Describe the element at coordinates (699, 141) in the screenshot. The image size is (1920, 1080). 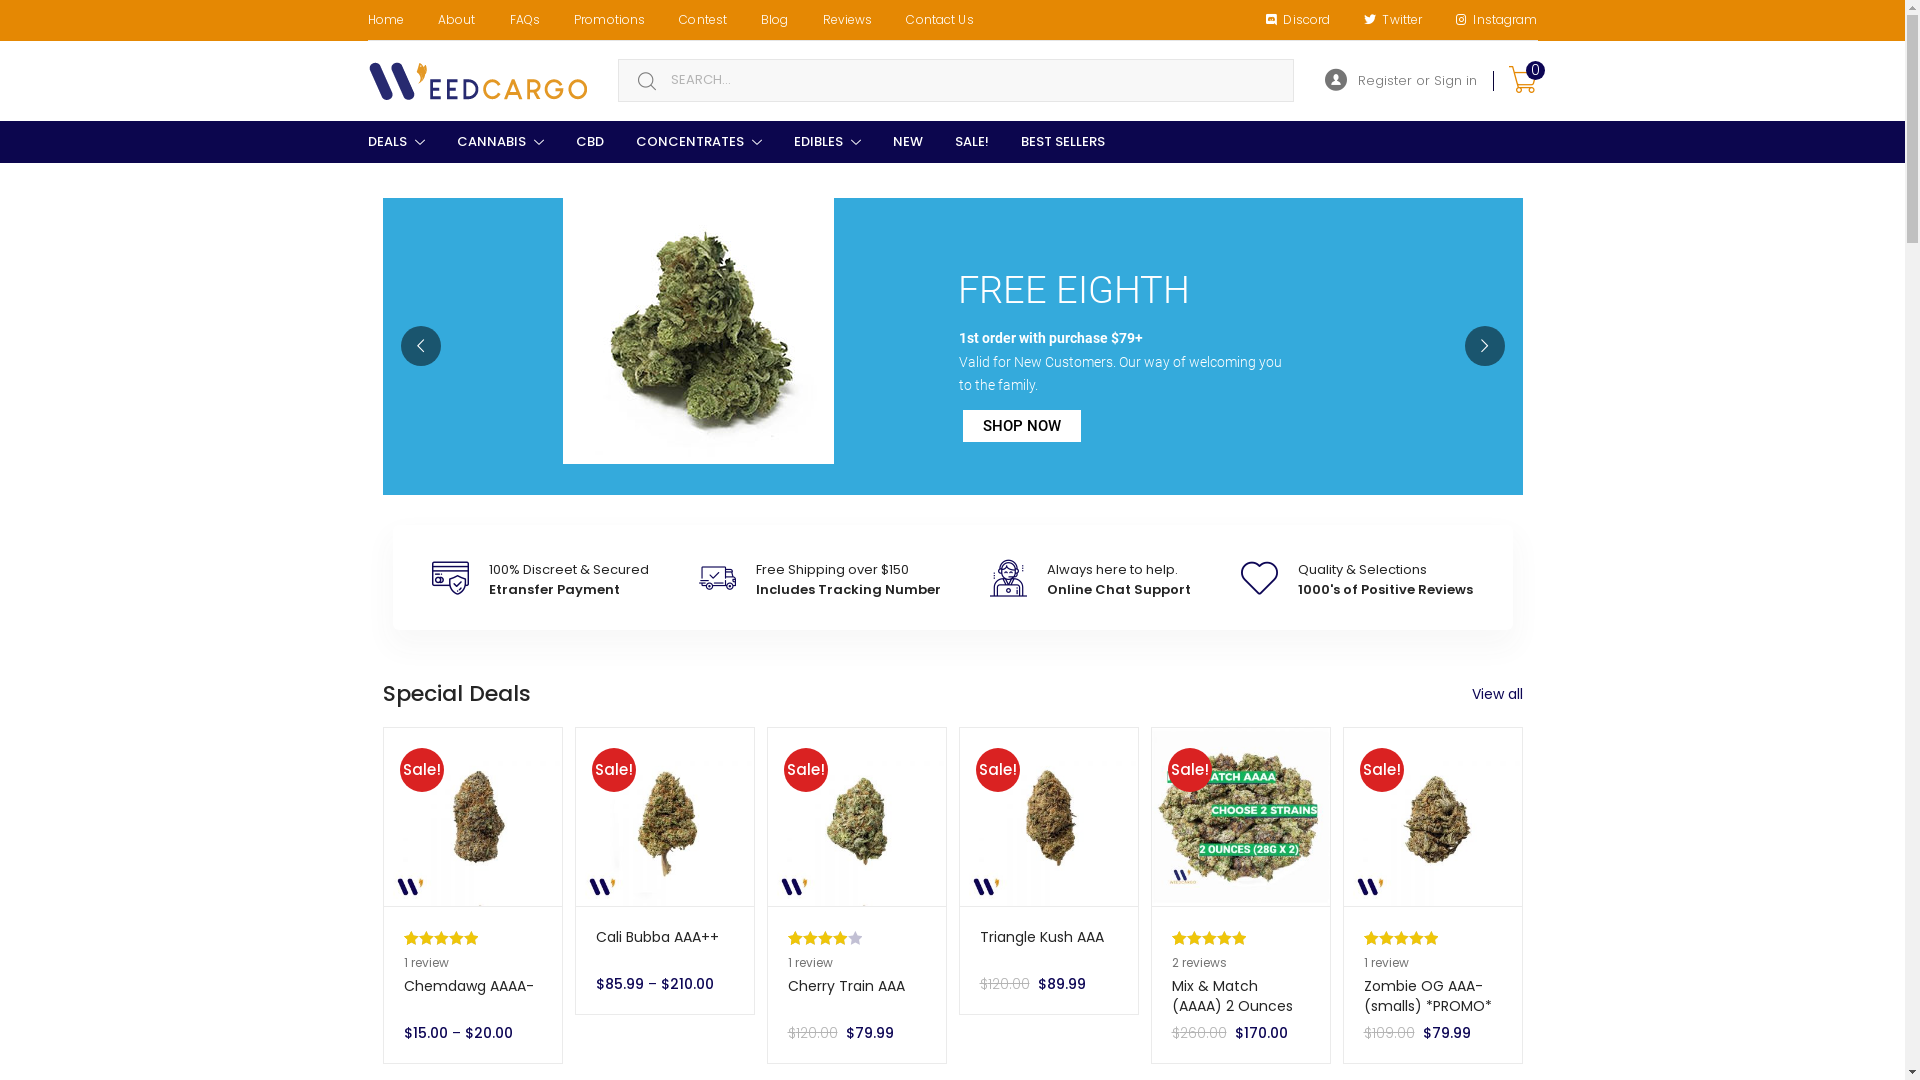
I see `'CONCENTRATES'` at that location.